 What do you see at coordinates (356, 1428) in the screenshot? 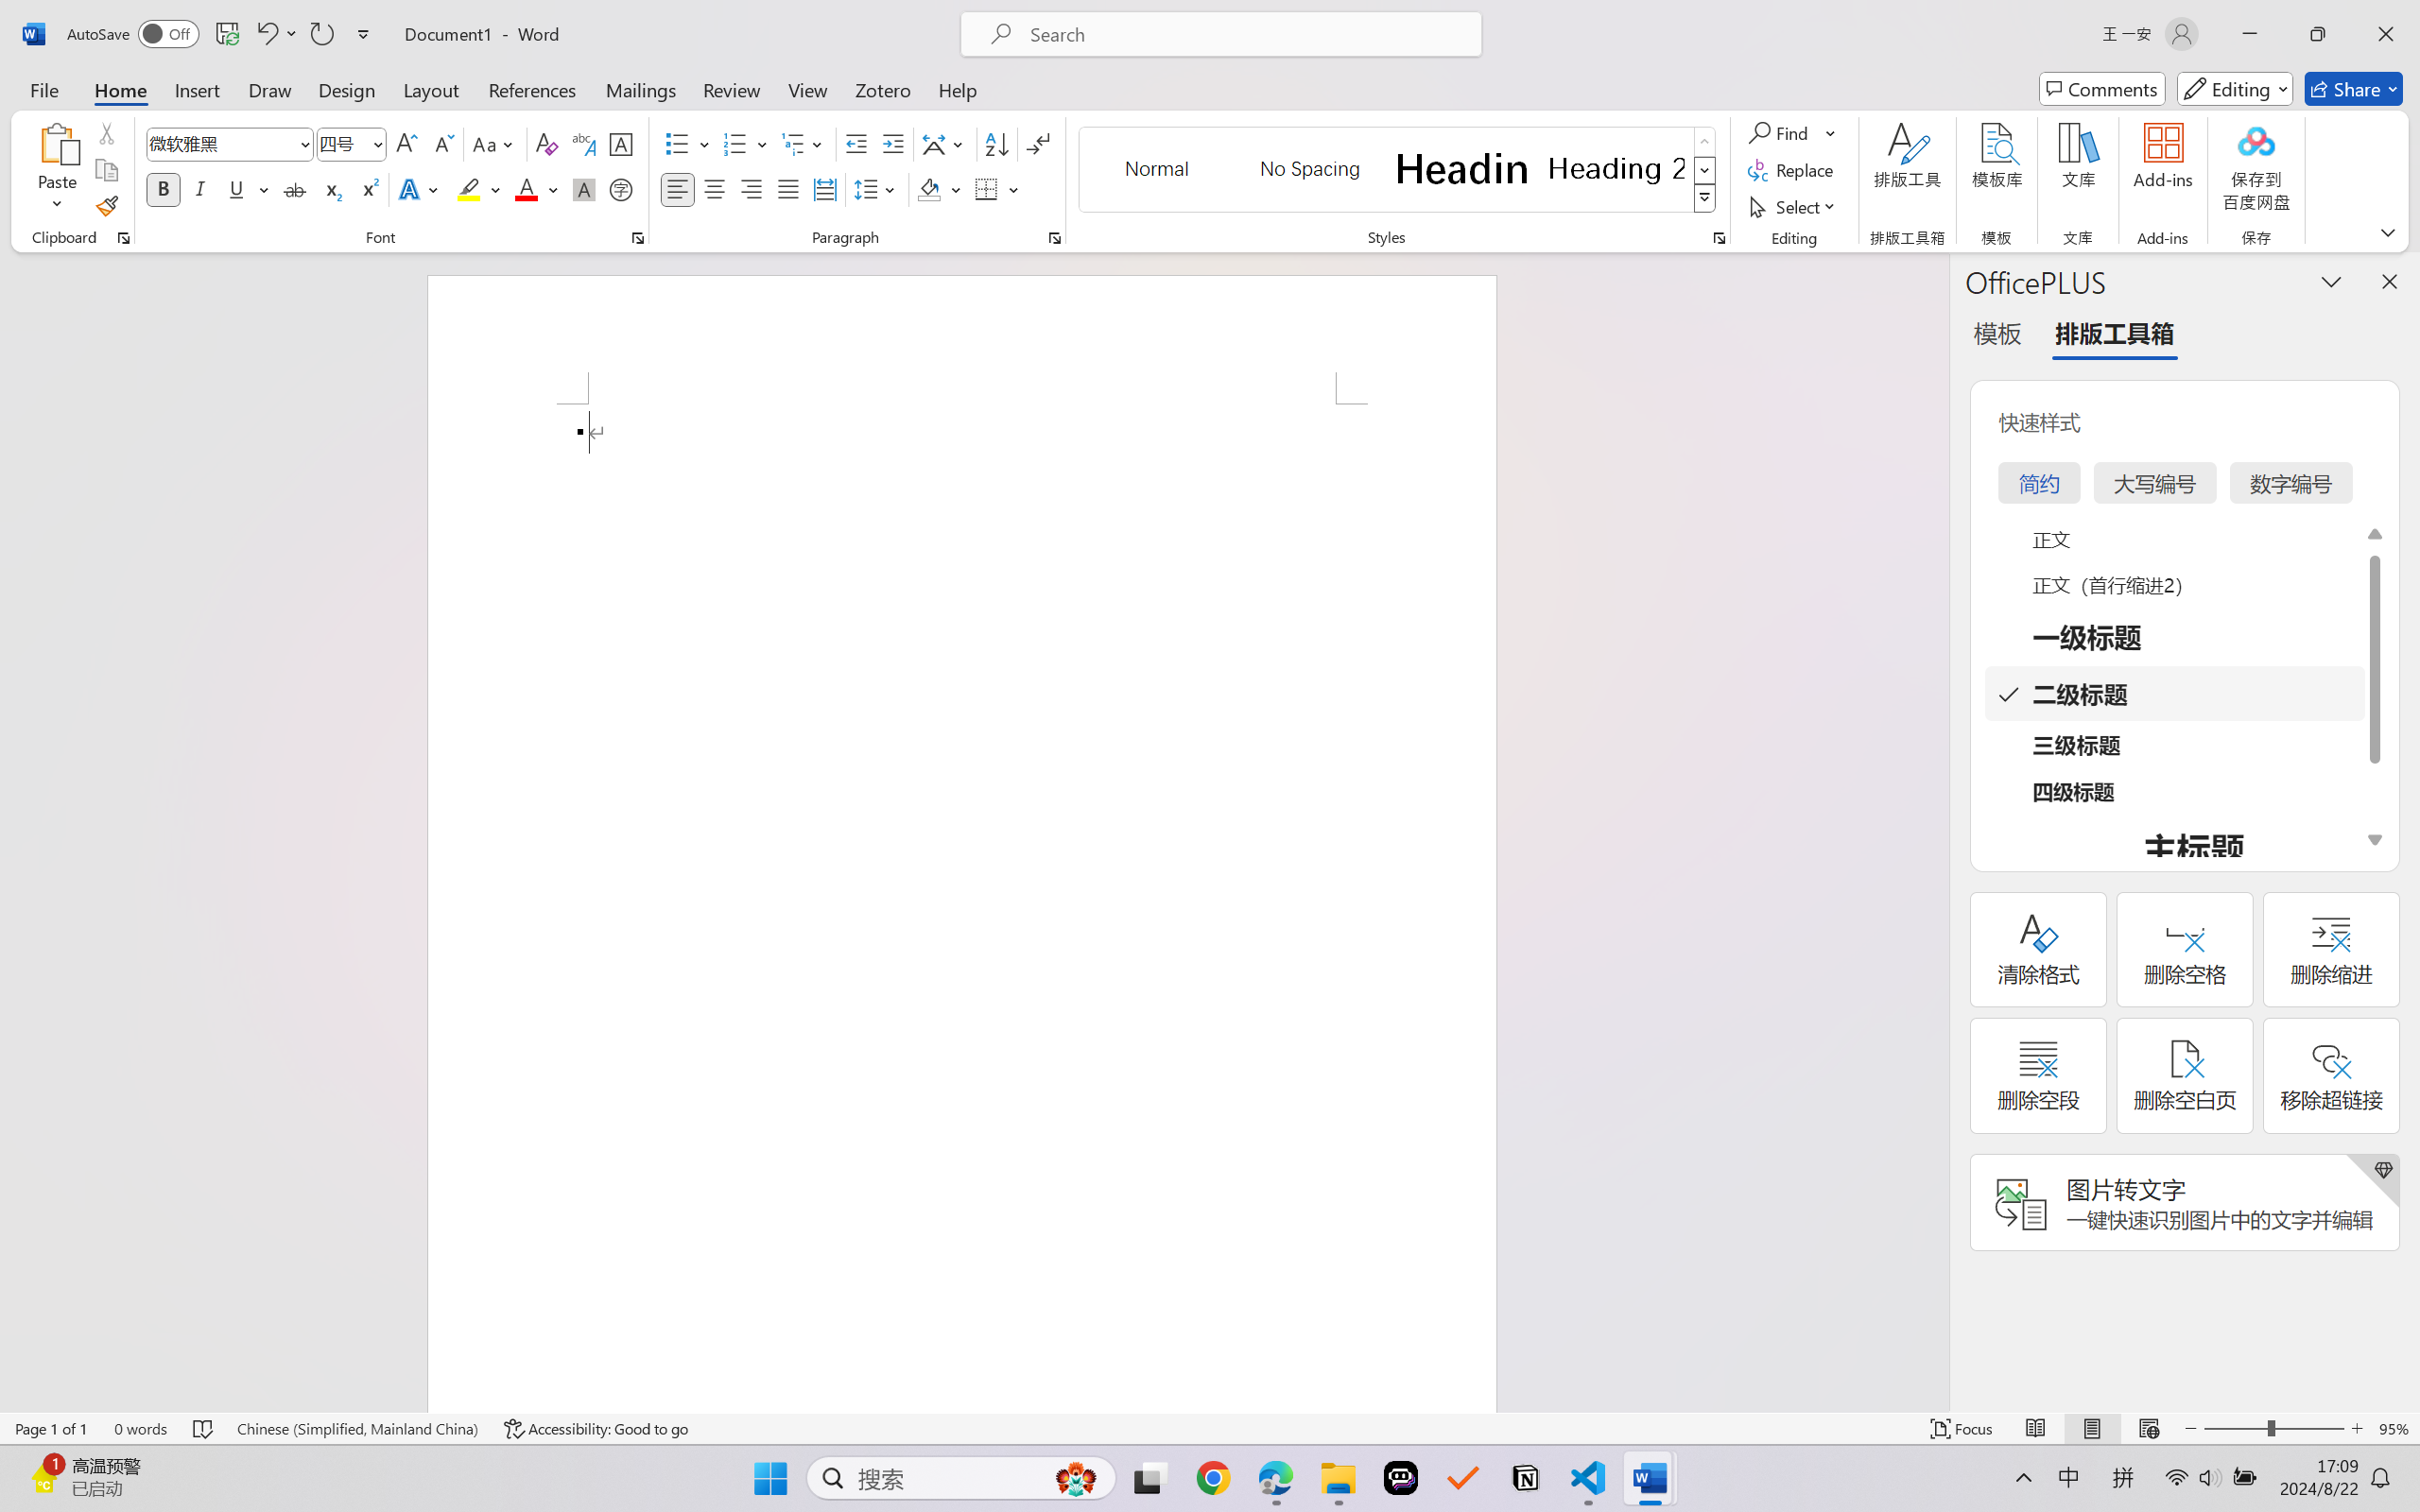
I see `'Language Chinese (Simplified, Mainland China)'` at bounding box center [356, 1428].